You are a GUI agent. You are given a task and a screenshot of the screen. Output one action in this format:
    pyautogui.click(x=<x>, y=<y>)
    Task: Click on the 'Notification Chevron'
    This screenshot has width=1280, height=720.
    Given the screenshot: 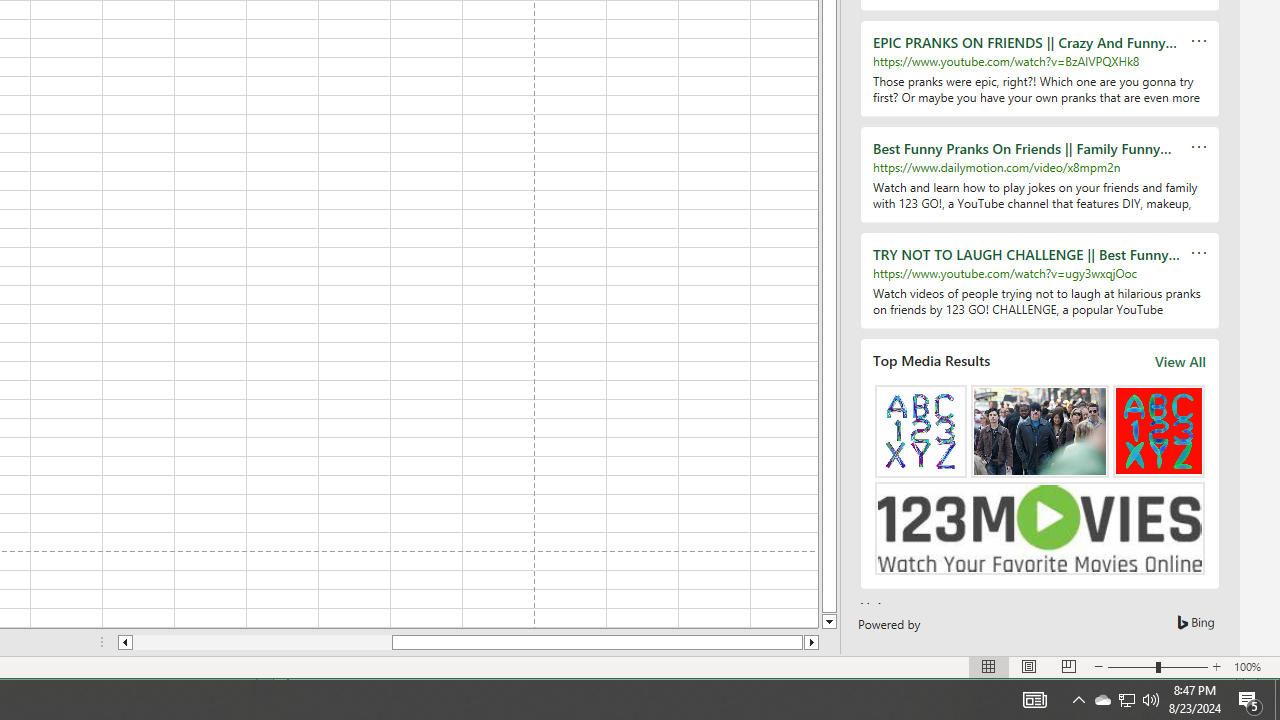 What is the action you would take?
    pyautogui.click(x=1127, y=698)
    